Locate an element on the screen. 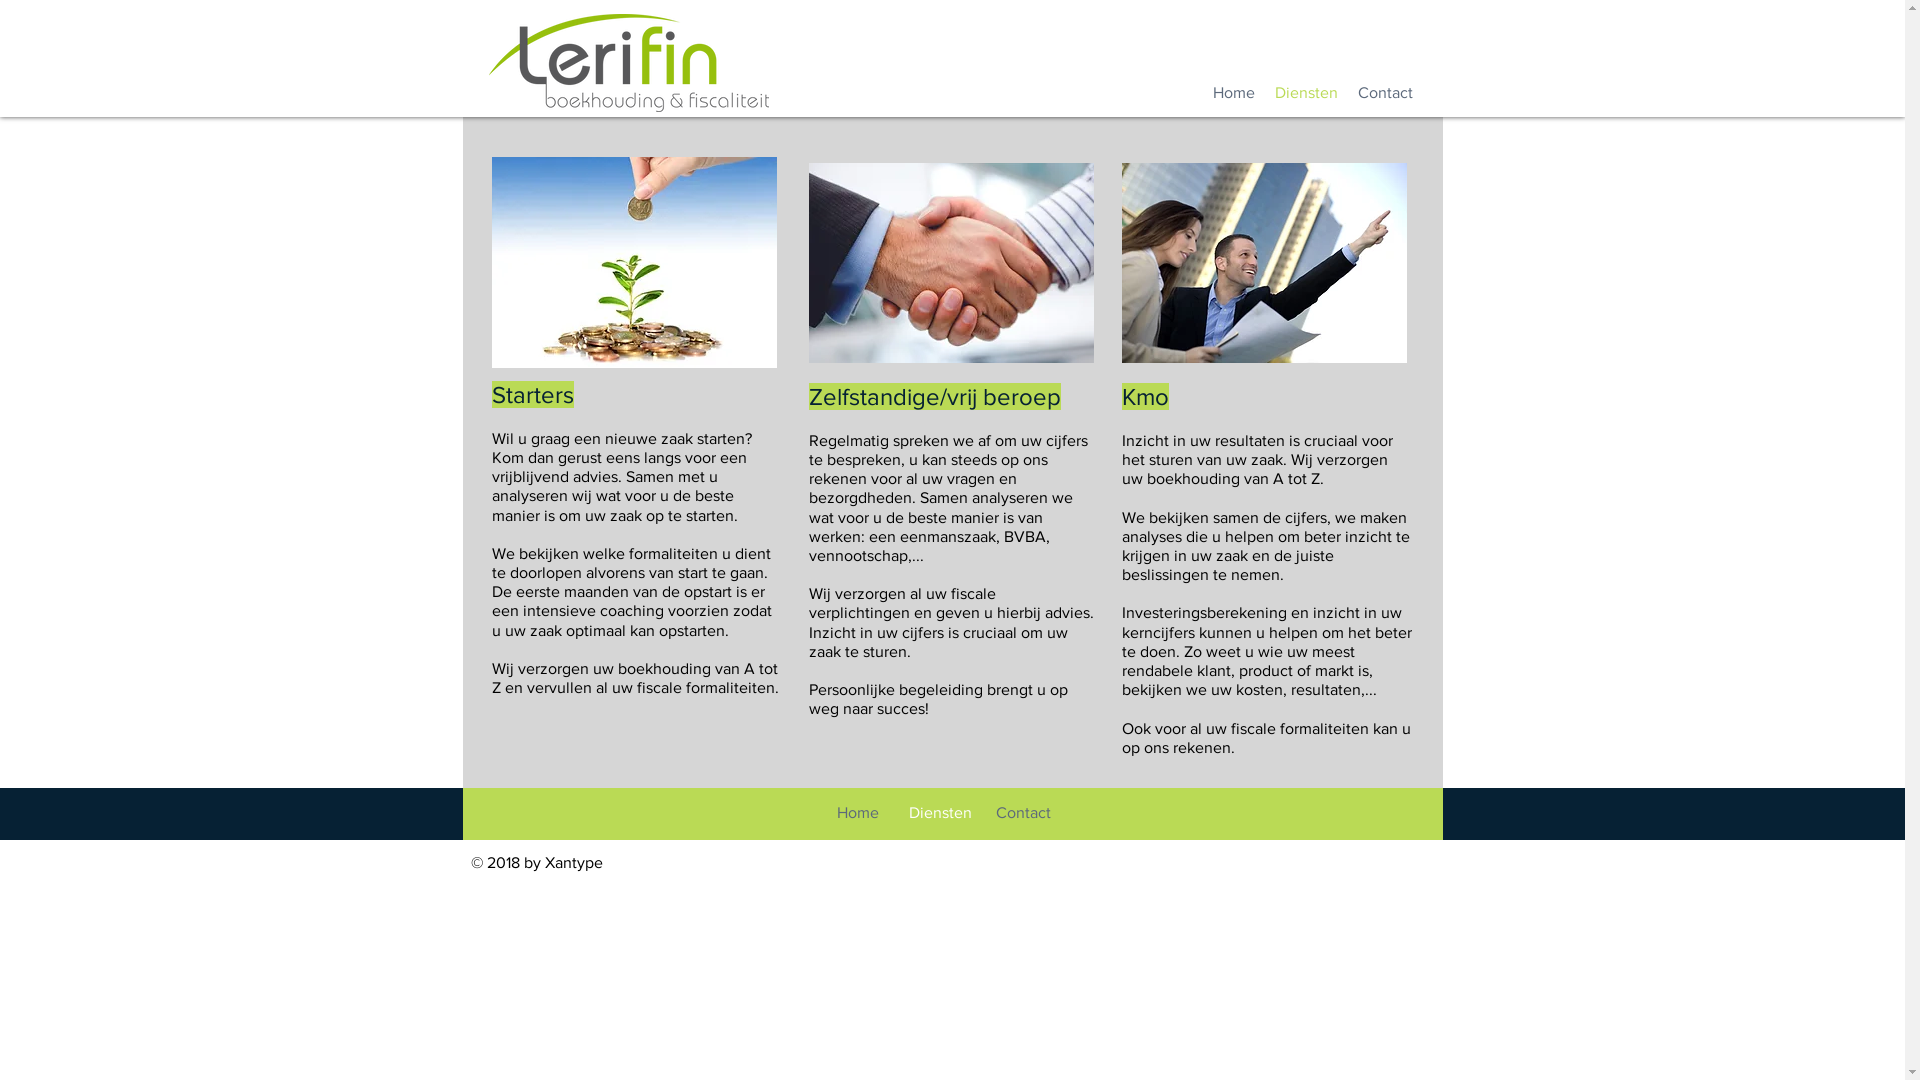 The height and width of the screenshot is (1080, 1920). 'Contact' is located at coordinates (1023, 813).